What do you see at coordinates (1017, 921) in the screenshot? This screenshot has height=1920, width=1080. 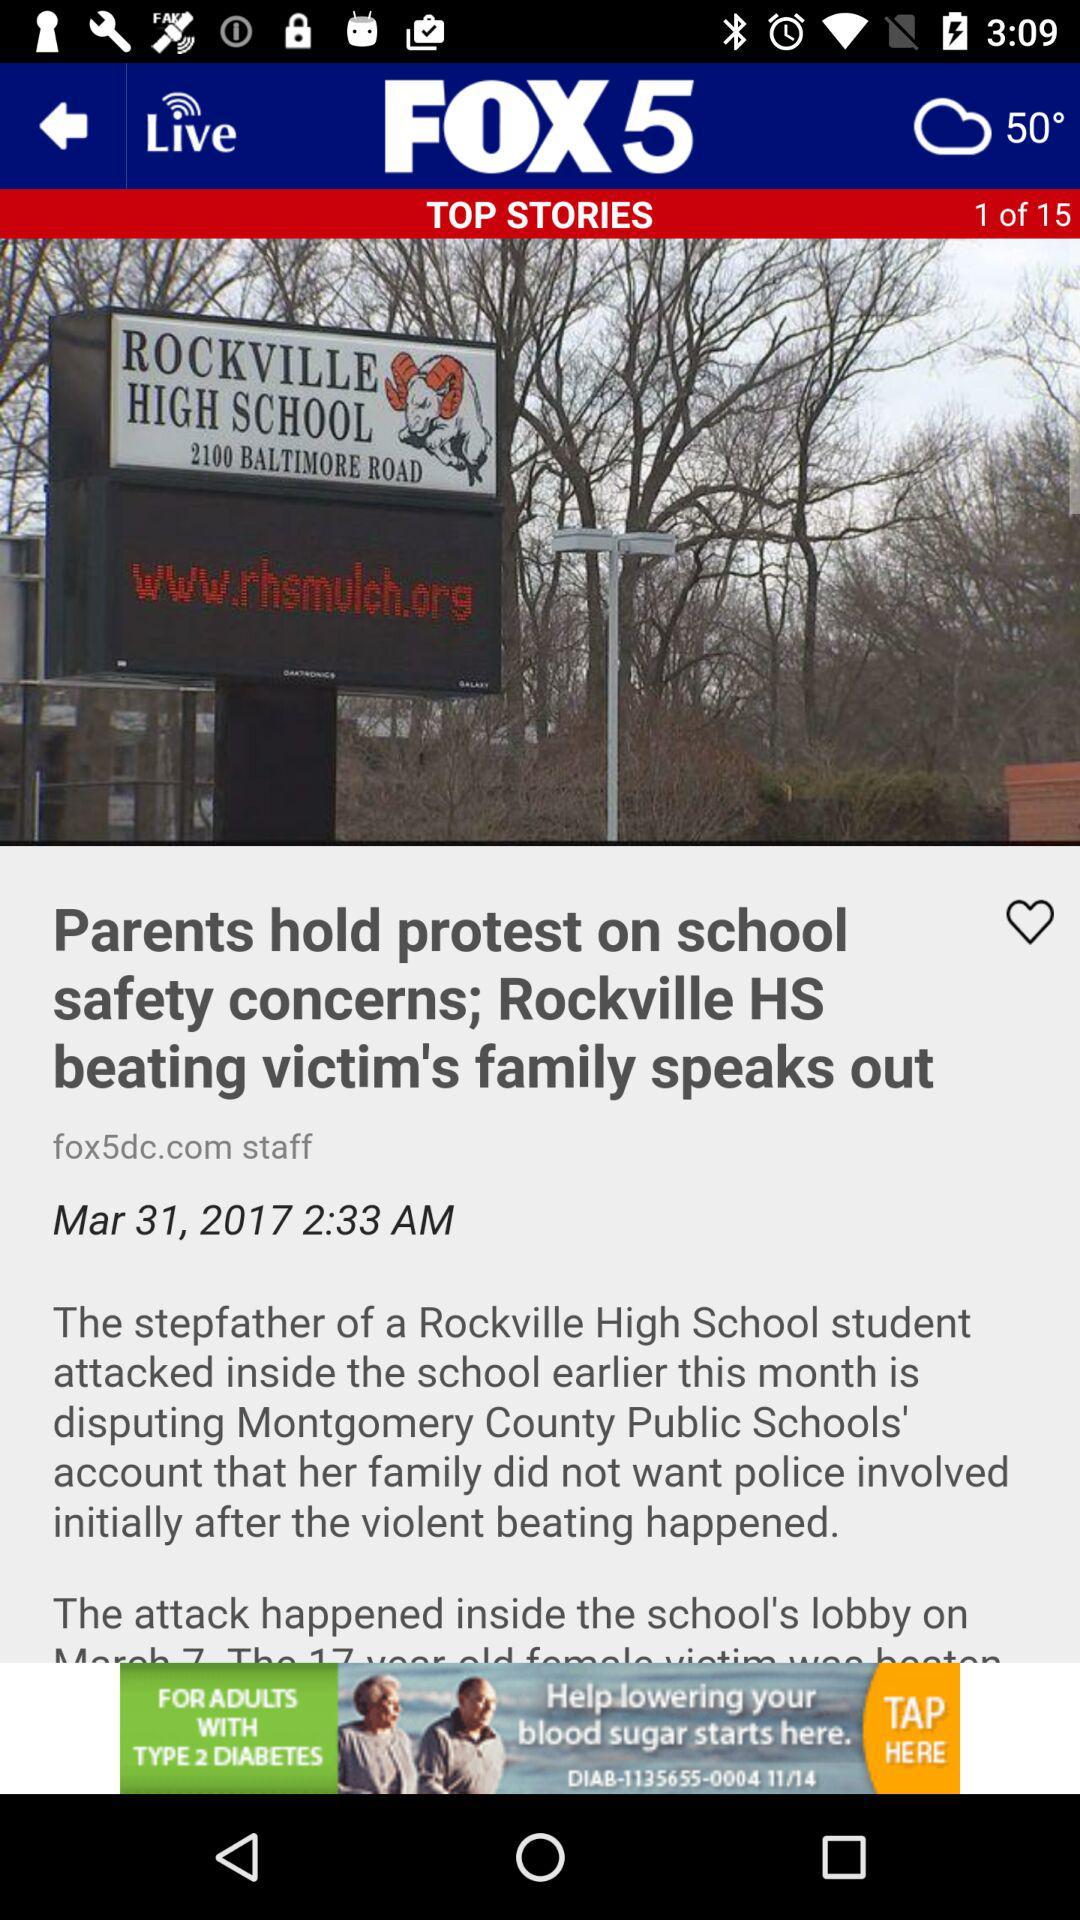 I see `favorites option` at bounding box center [1017, 921].